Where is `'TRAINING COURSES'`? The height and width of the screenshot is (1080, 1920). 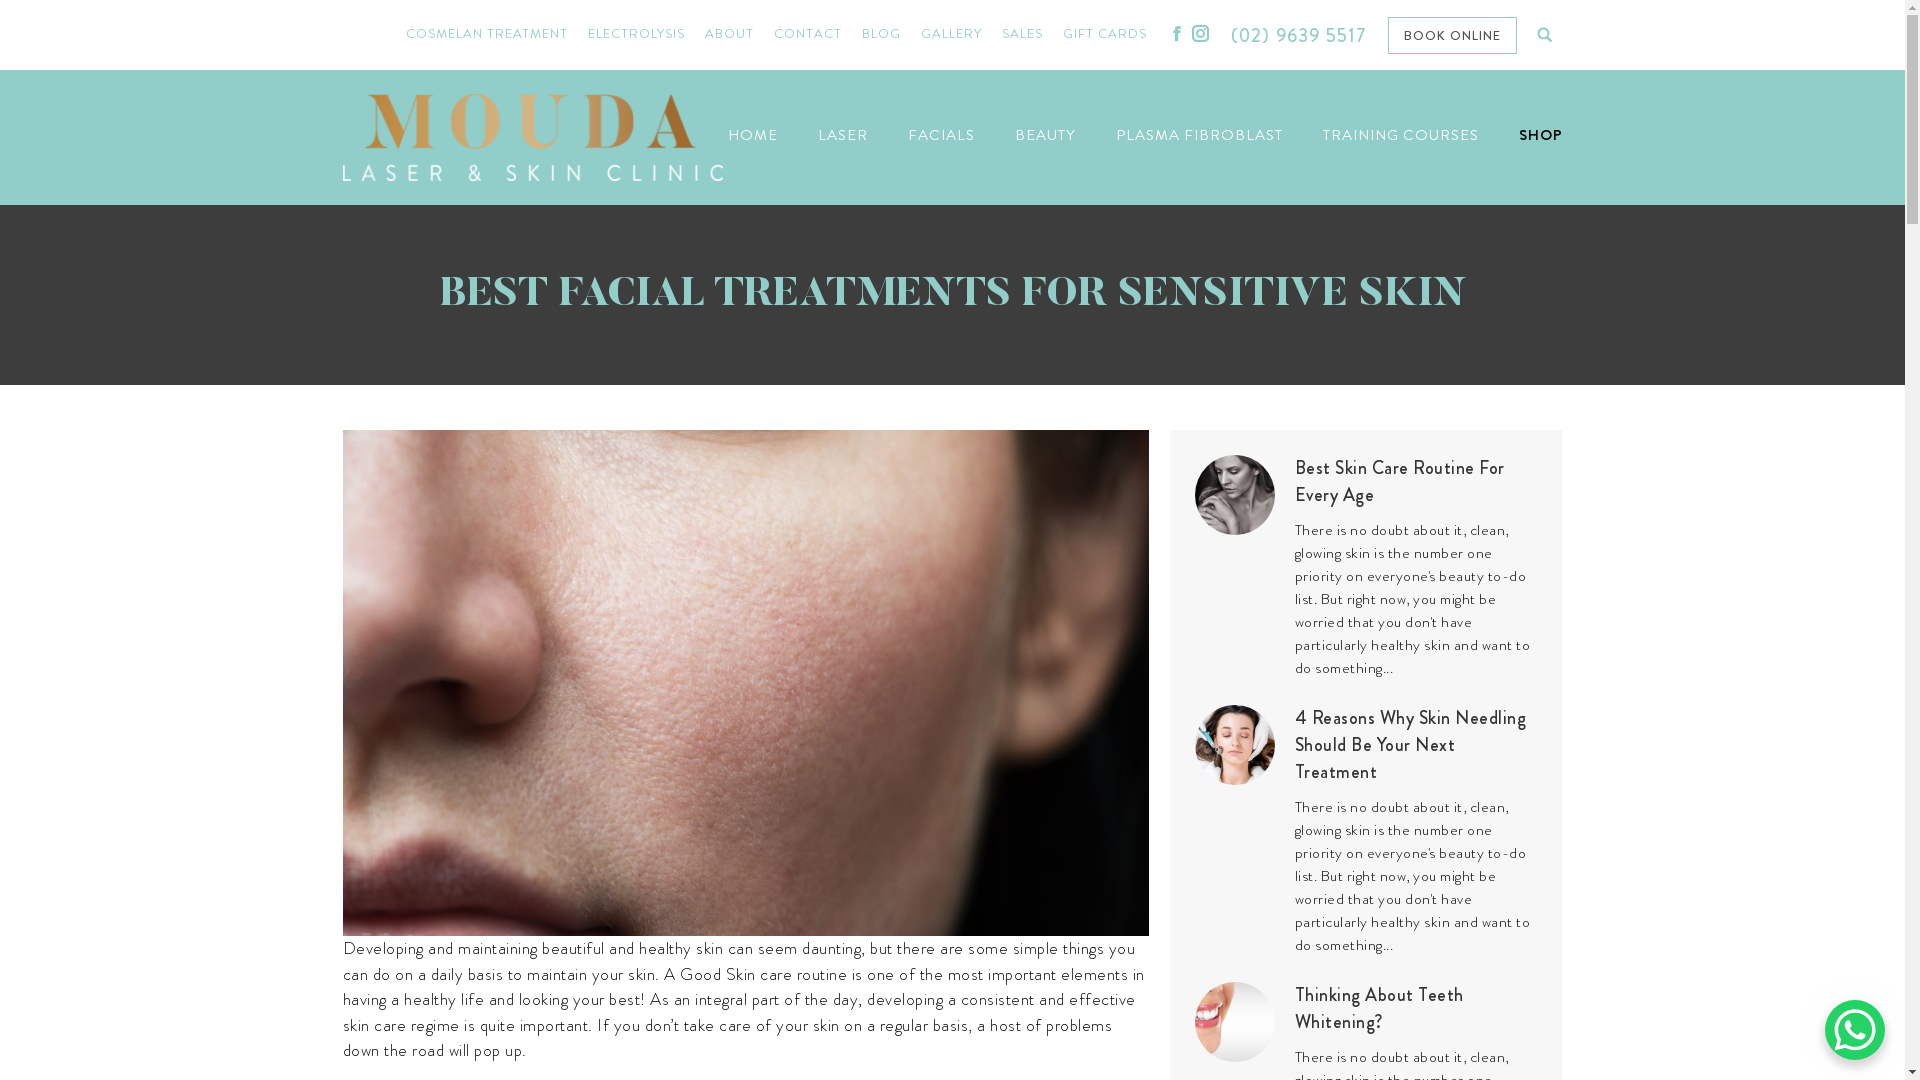
'TRAINING COURSES' is located at coordinates (1399, 135).